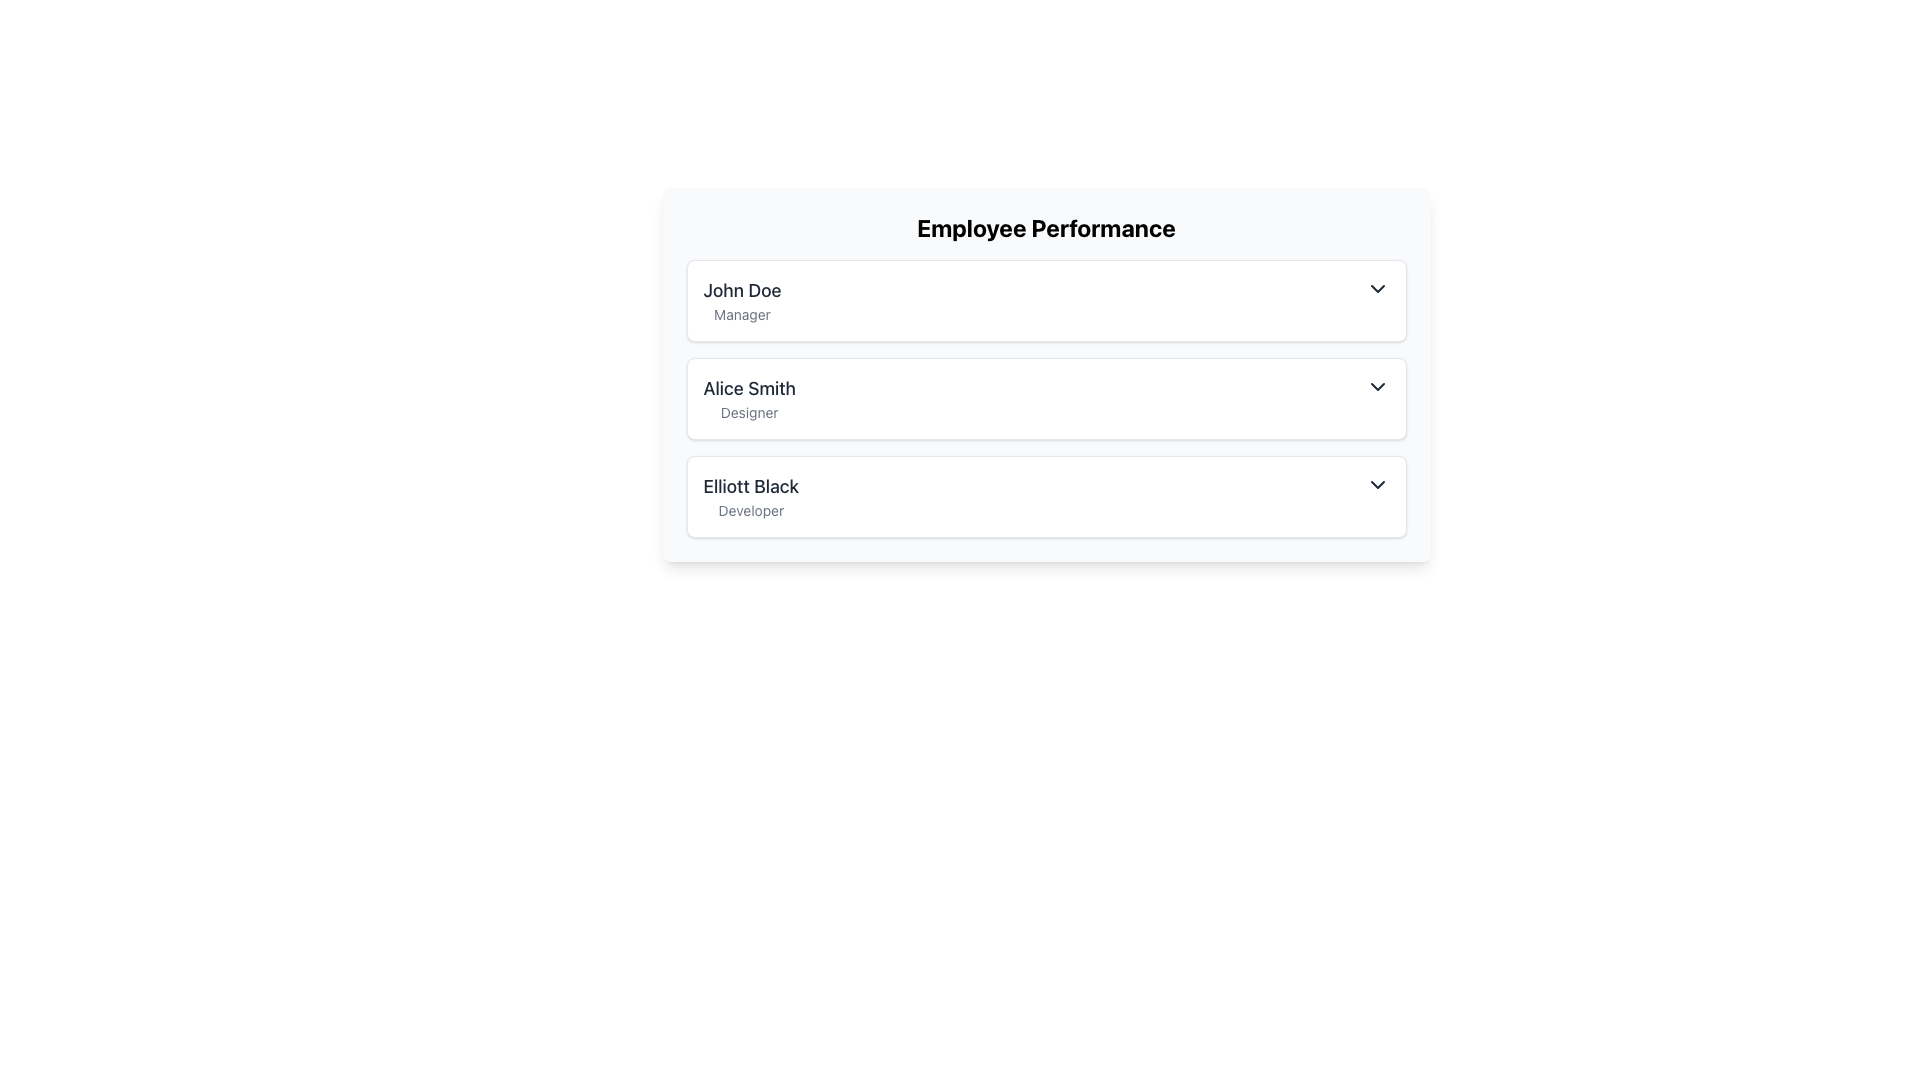  I want to click on the Dropdown indicator icon located to the far right of the 'John Doe' and 'Manager' texts, so click(1376, 289).